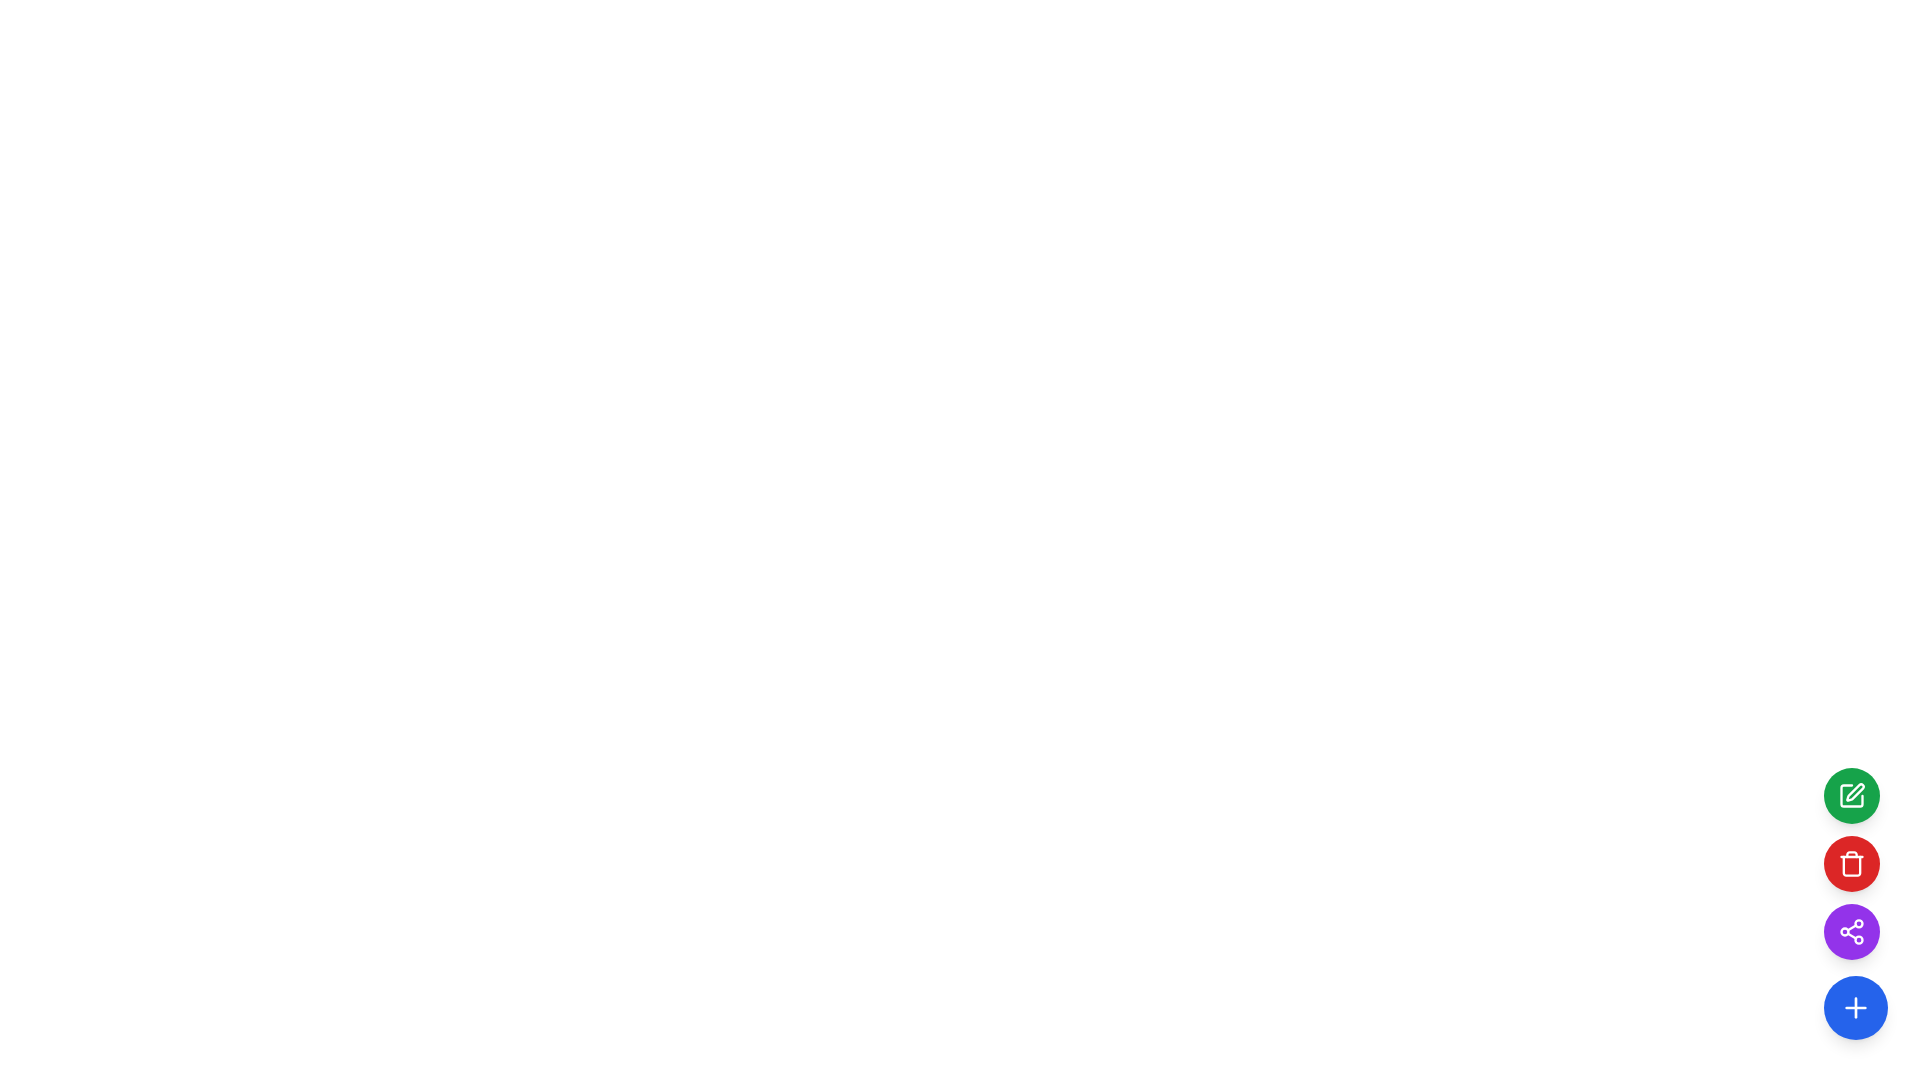 The image size is (1920, 1080). I want to click on the green button at the top of the vertical button group located near the bottom-right corner of the interface, so click(1851, 863).